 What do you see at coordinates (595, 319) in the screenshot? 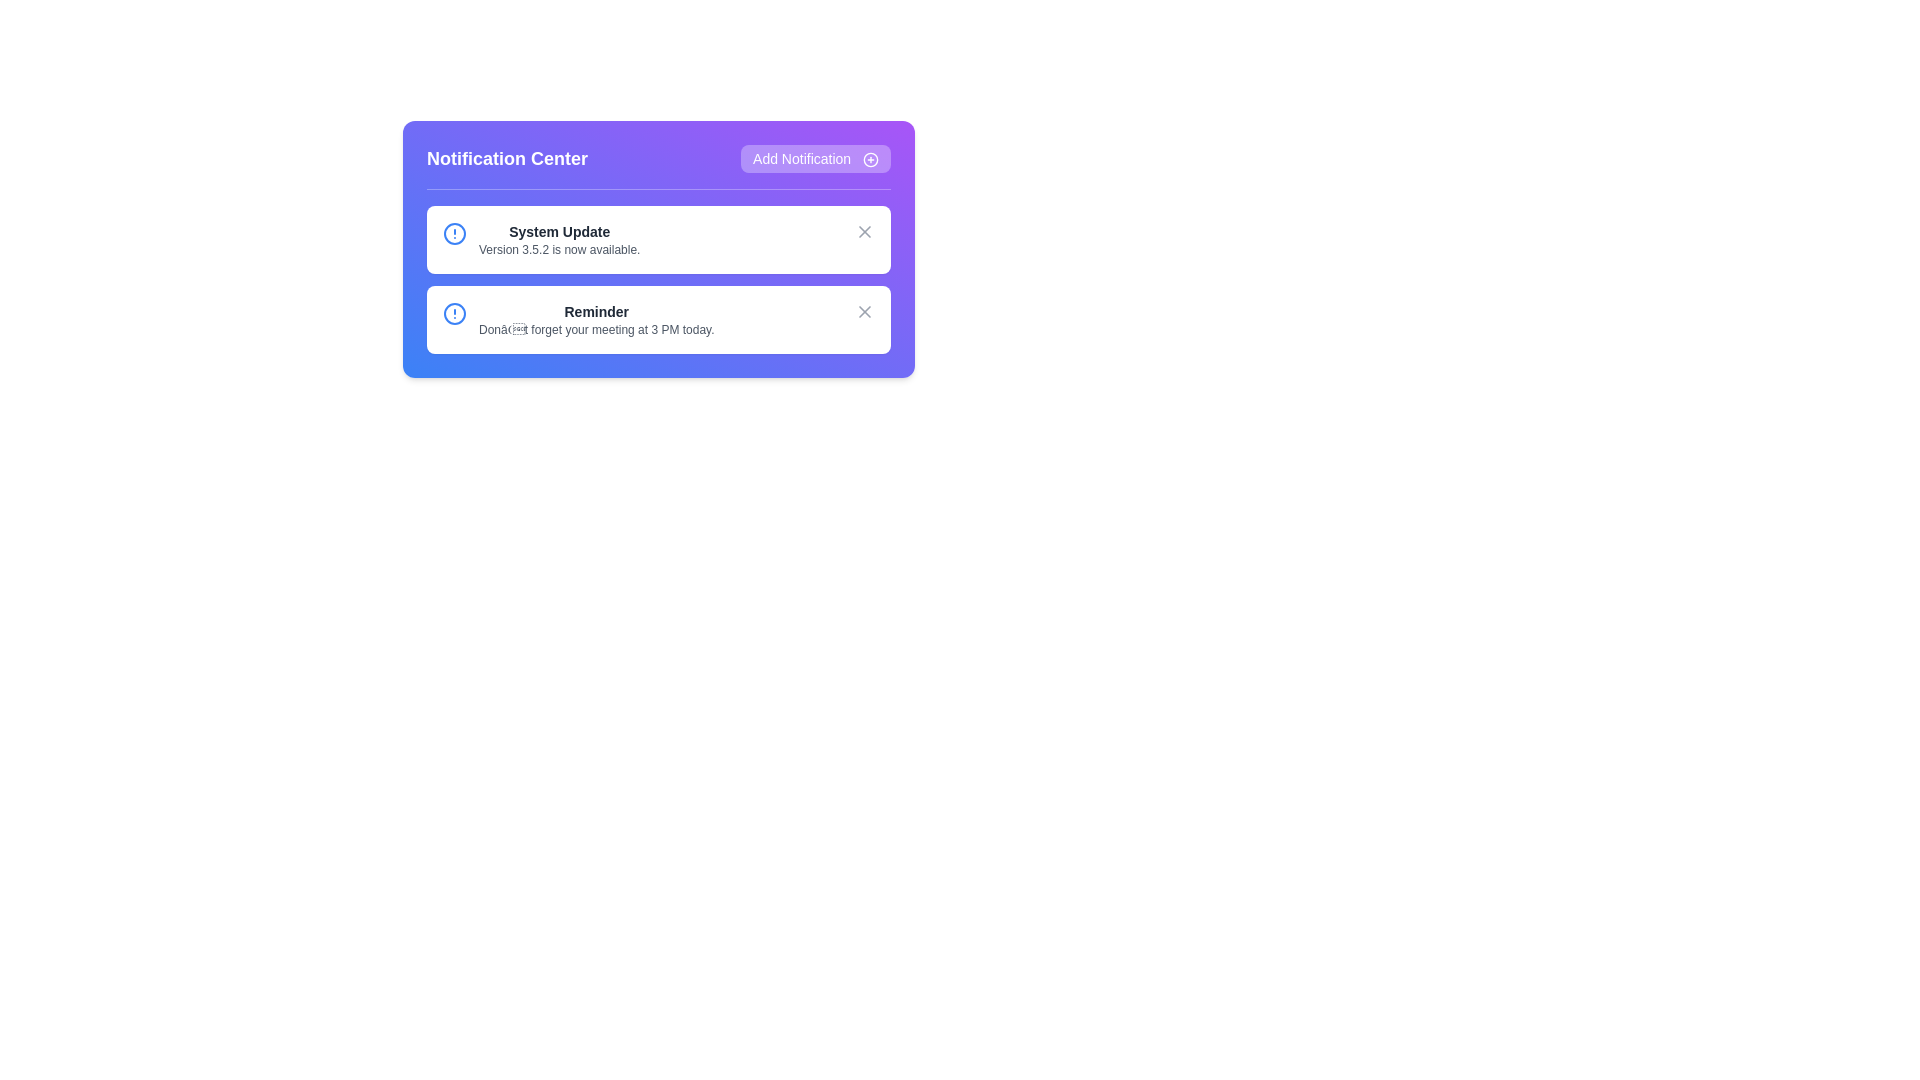
I see `the notification text about the upcoming meeting at 3 PM, which is the second notification in the notification center` at bounding box center [595, 319].